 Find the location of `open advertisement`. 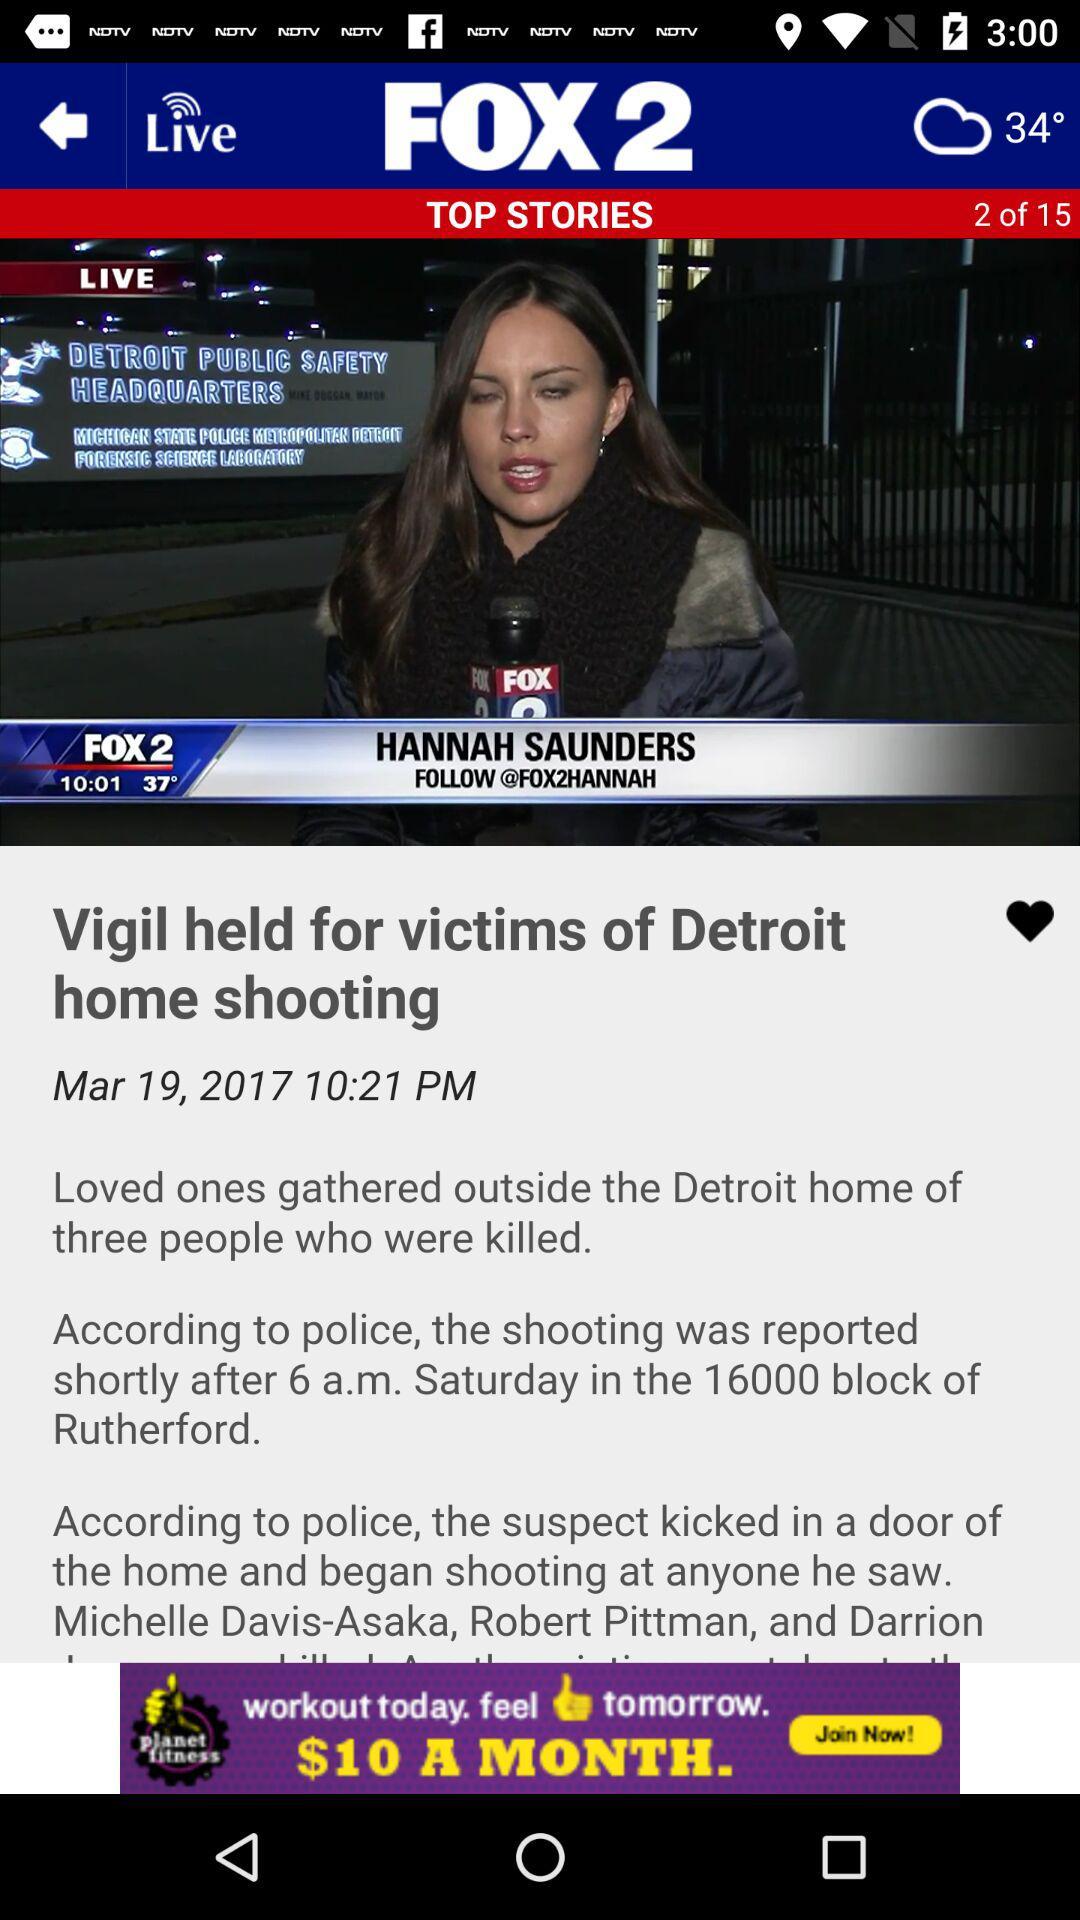

open advertisement is located at coordinates (540, 1727).